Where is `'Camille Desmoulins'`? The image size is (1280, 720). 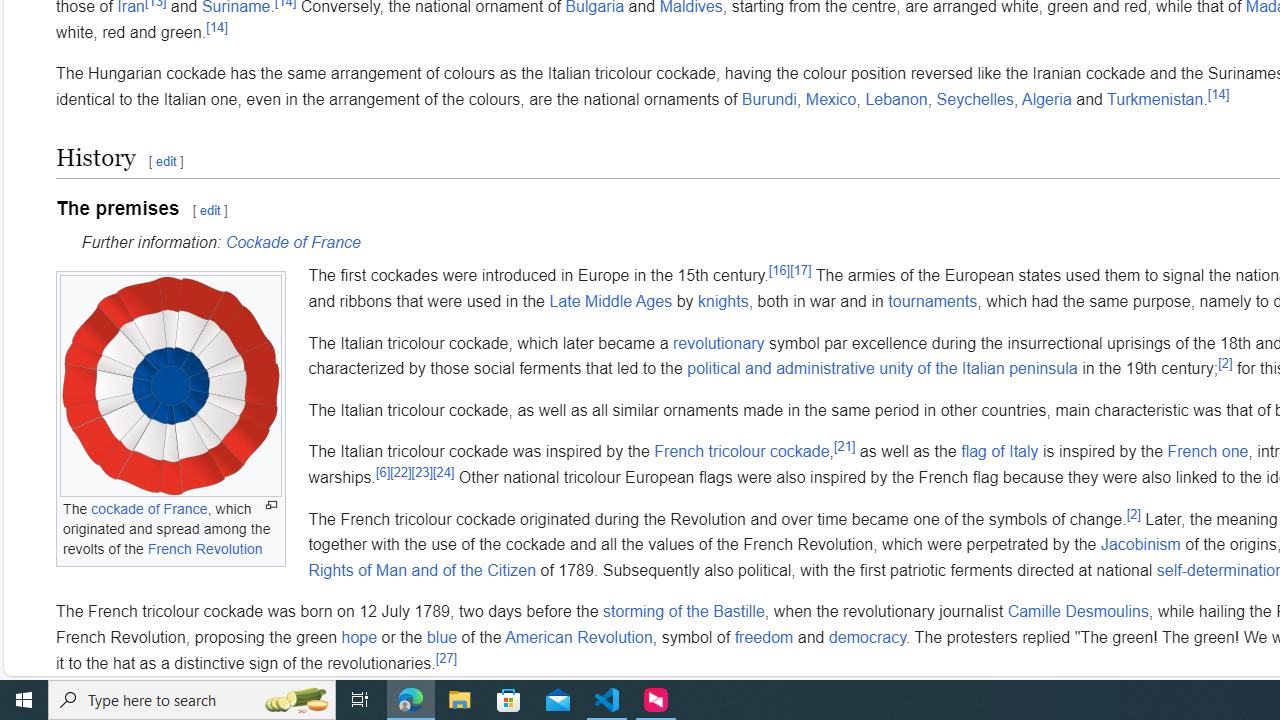
'Camille Desmoulins' is located at coordinates (1077, 611).